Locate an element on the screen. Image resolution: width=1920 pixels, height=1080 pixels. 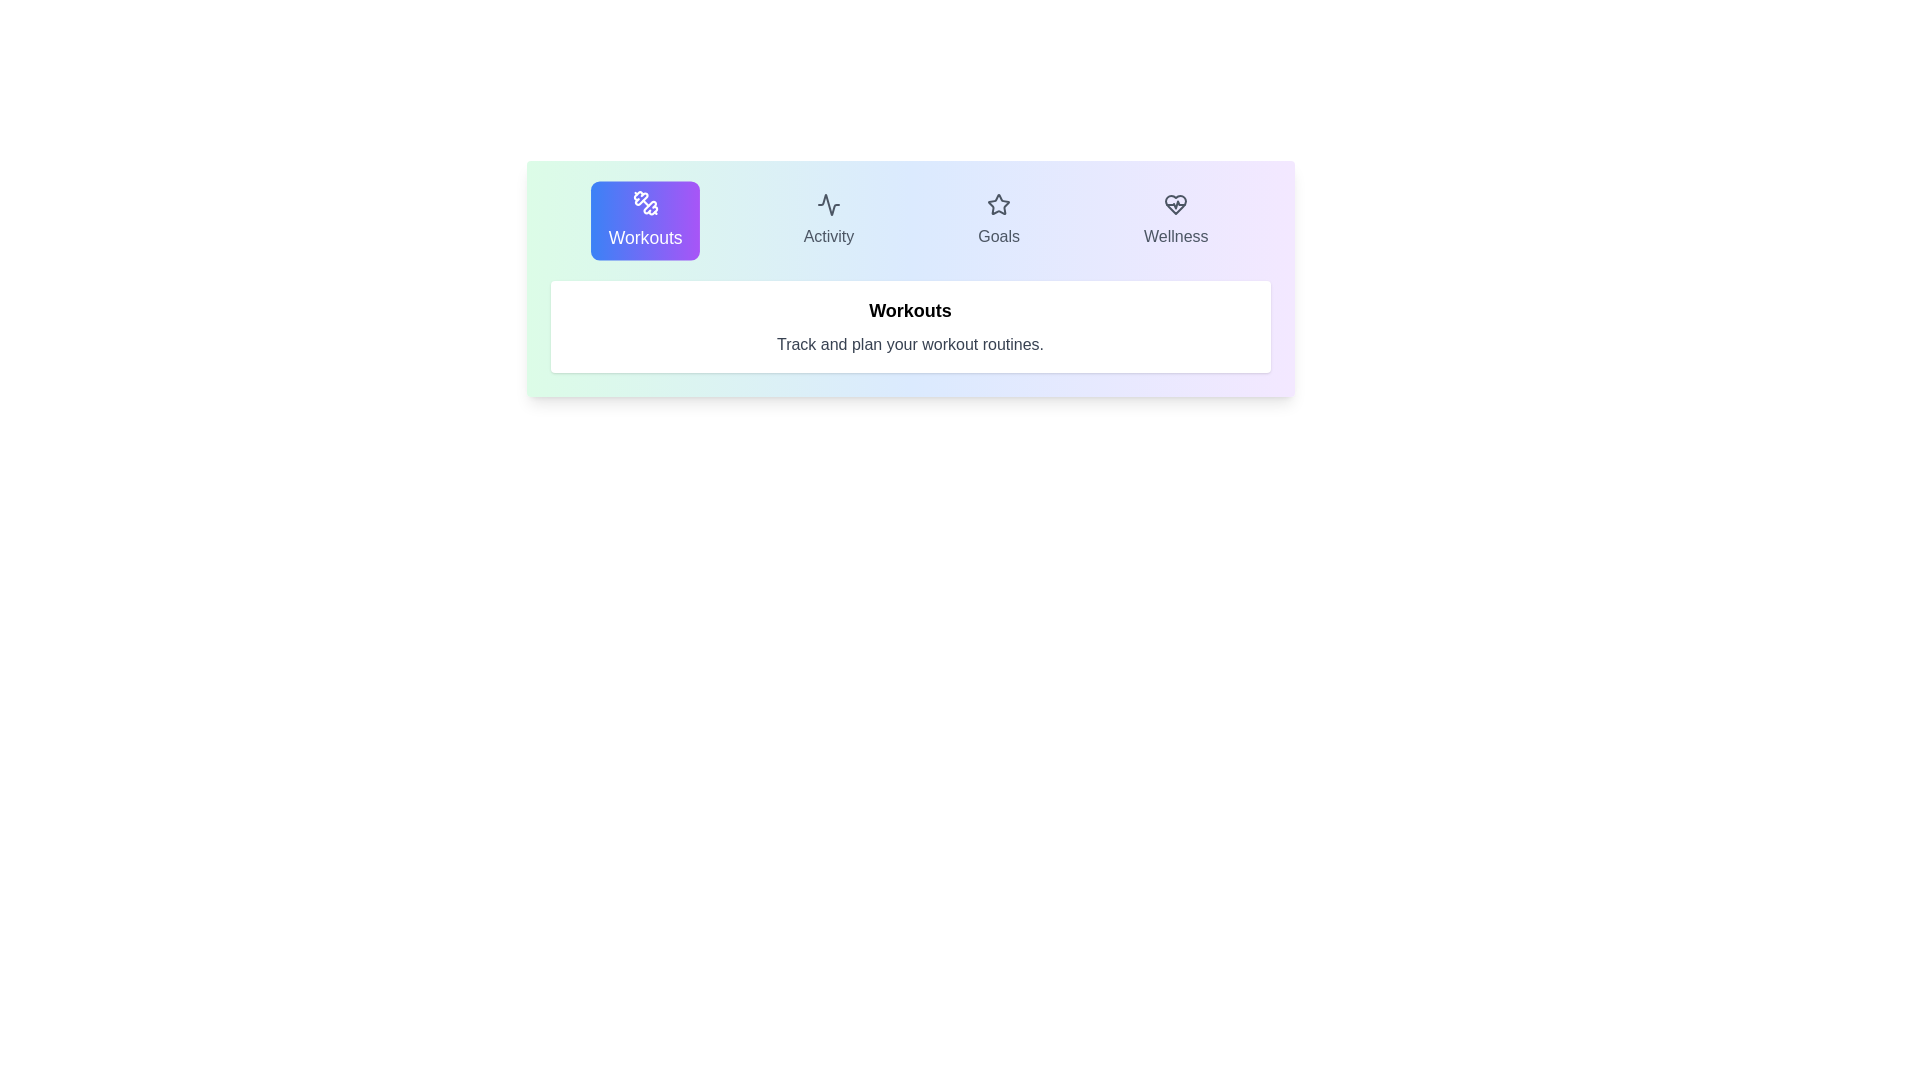
the bold 'Workouts' text label located at the top-center of a white box with rounded edges and shadow is located at coordinates (909, 311).